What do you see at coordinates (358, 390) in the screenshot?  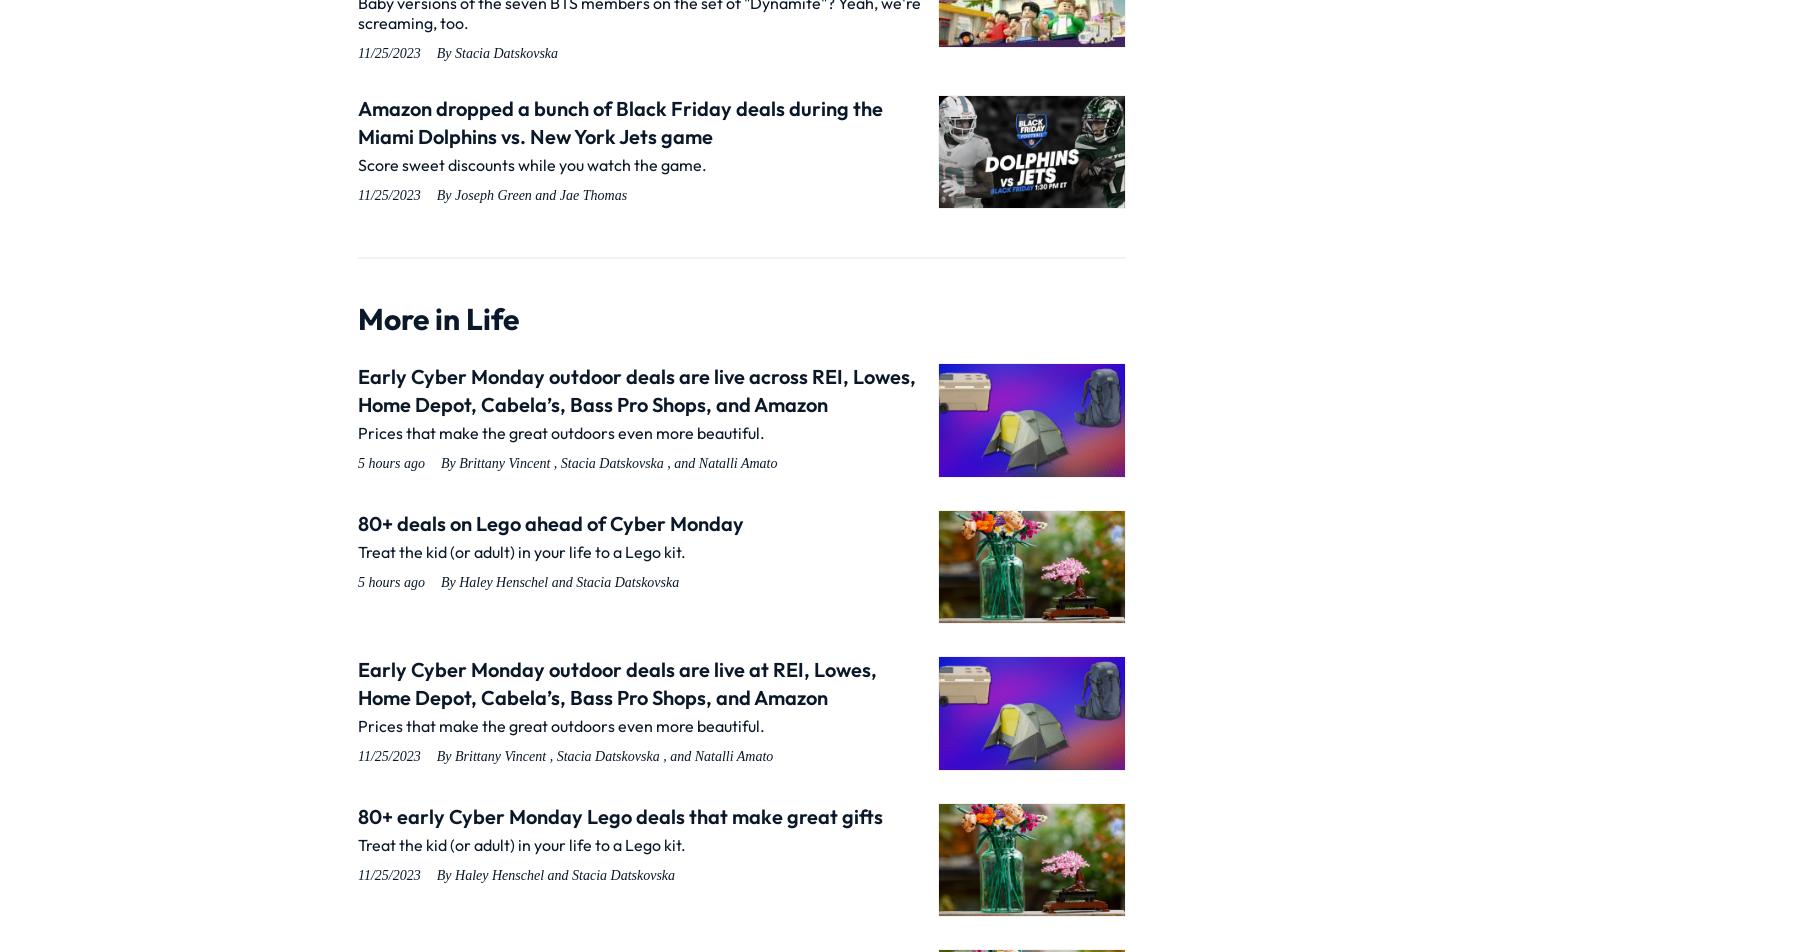 I see `'Early Cyber Monday outdoor deals are live across REI, Lowes, Home Depot, Cabela’s, Bass Pro Shops, and Amazon'` at bounding box center [358, 390].